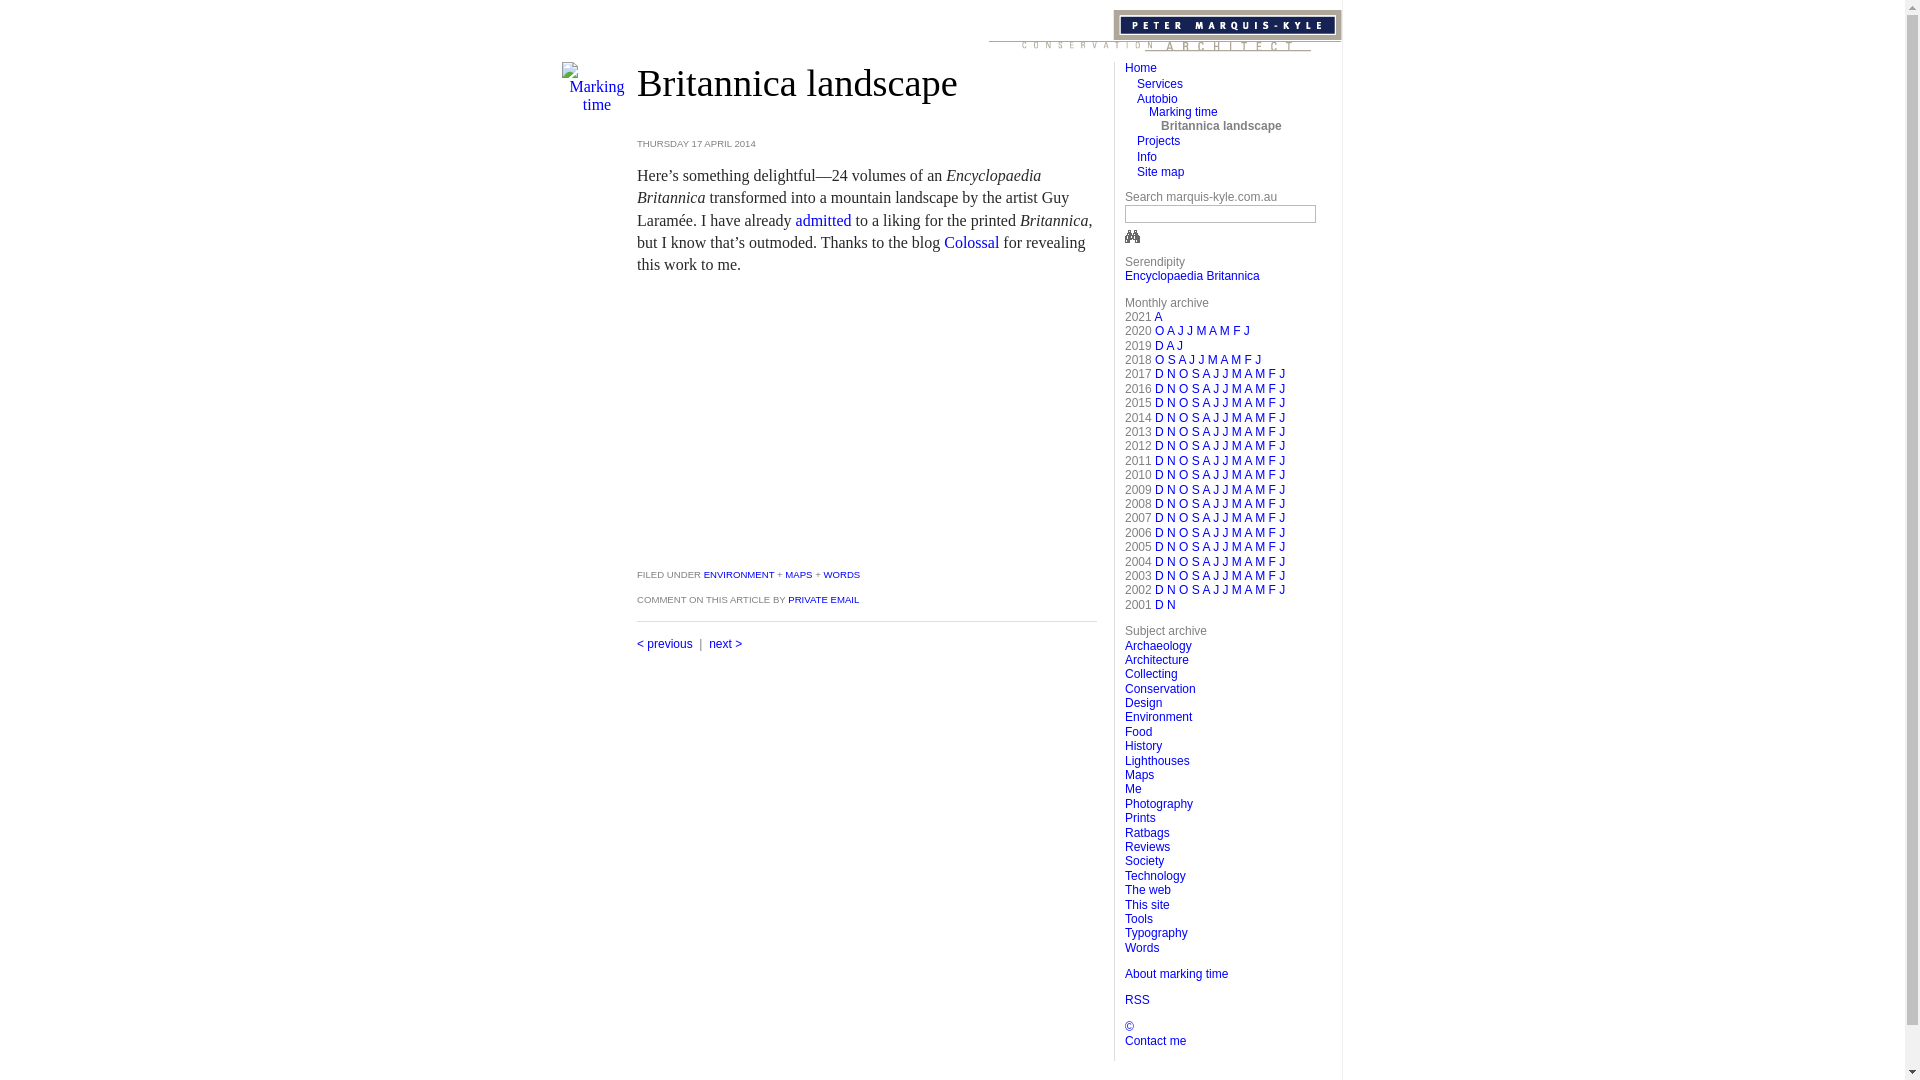  Describe the element at coordinates (1159, 531) in the screenshot. I see `'D'` at that location.